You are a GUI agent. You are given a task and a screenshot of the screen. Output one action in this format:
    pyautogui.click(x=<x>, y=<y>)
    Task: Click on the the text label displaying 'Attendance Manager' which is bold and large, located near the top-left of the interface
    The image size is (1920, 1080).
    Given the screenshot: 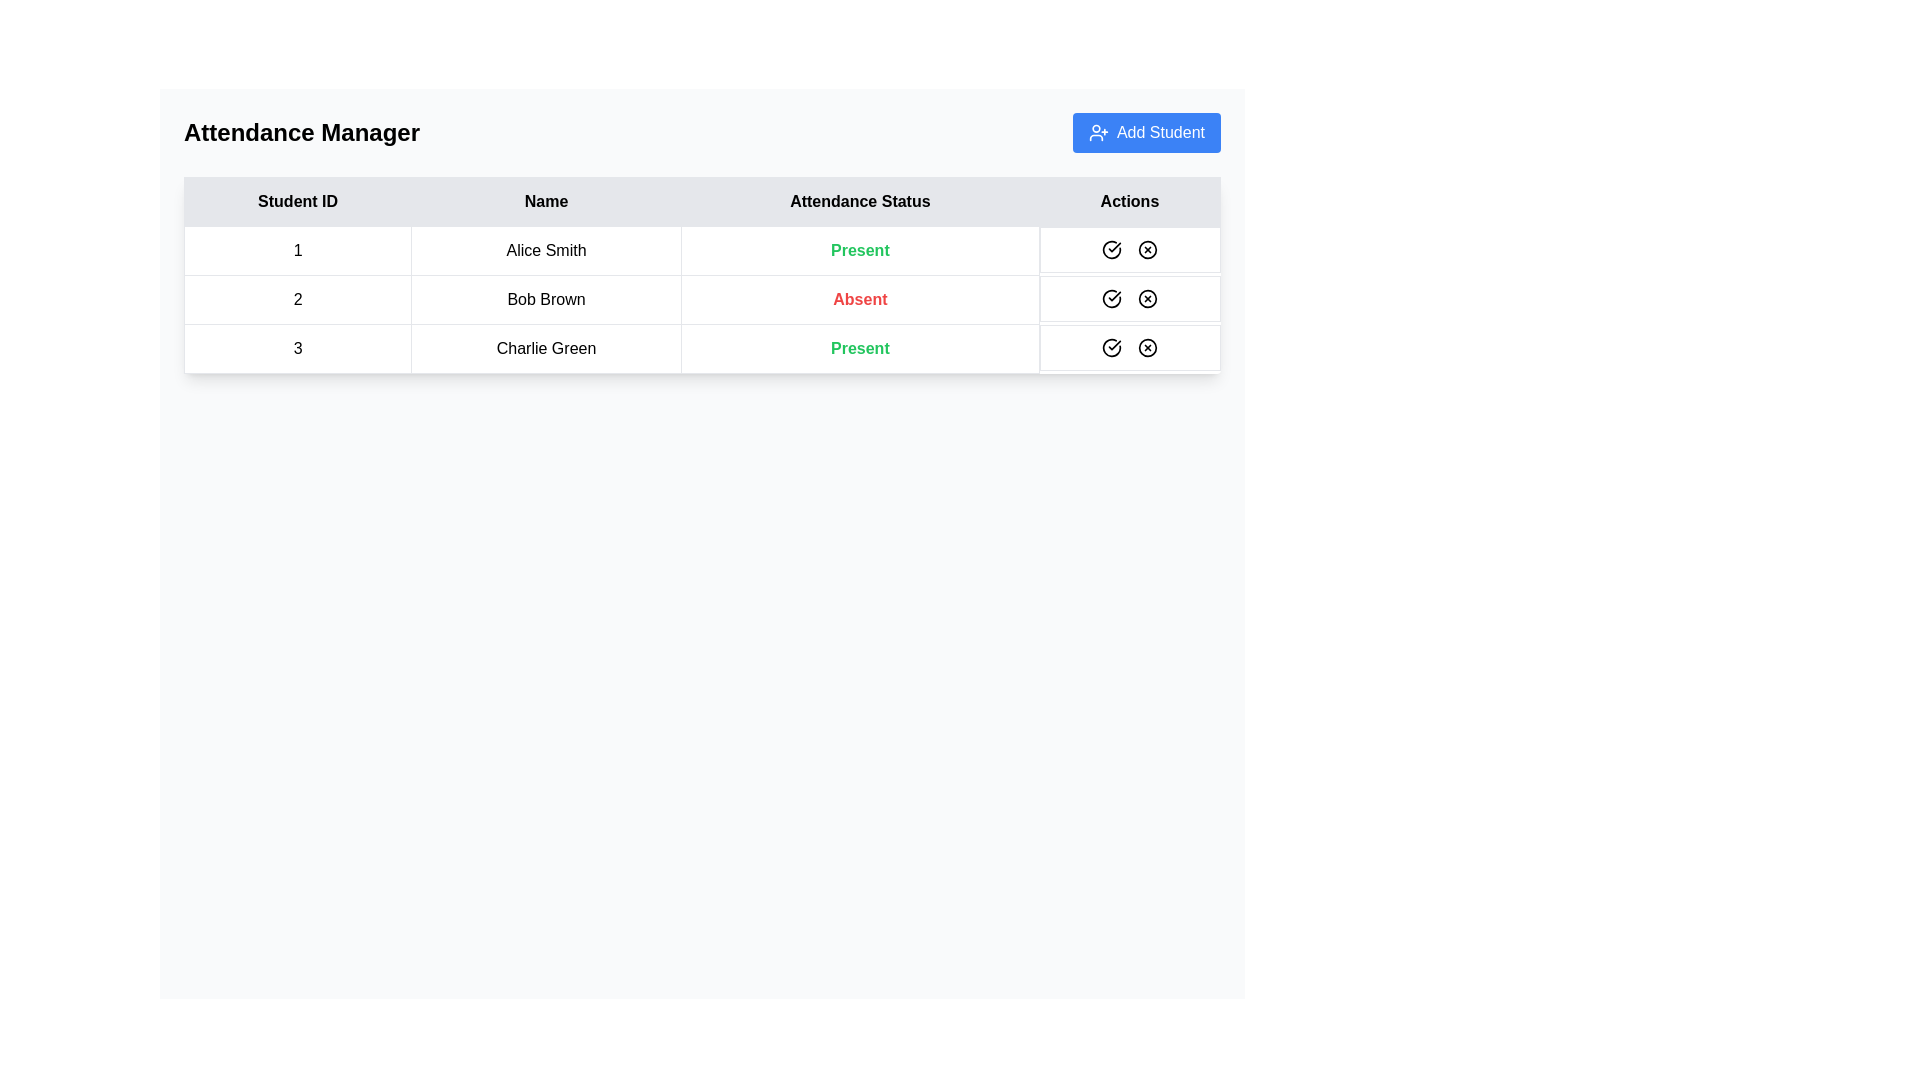 What is the action you would take?
    pyautogui.click(x=301, y=132)
    